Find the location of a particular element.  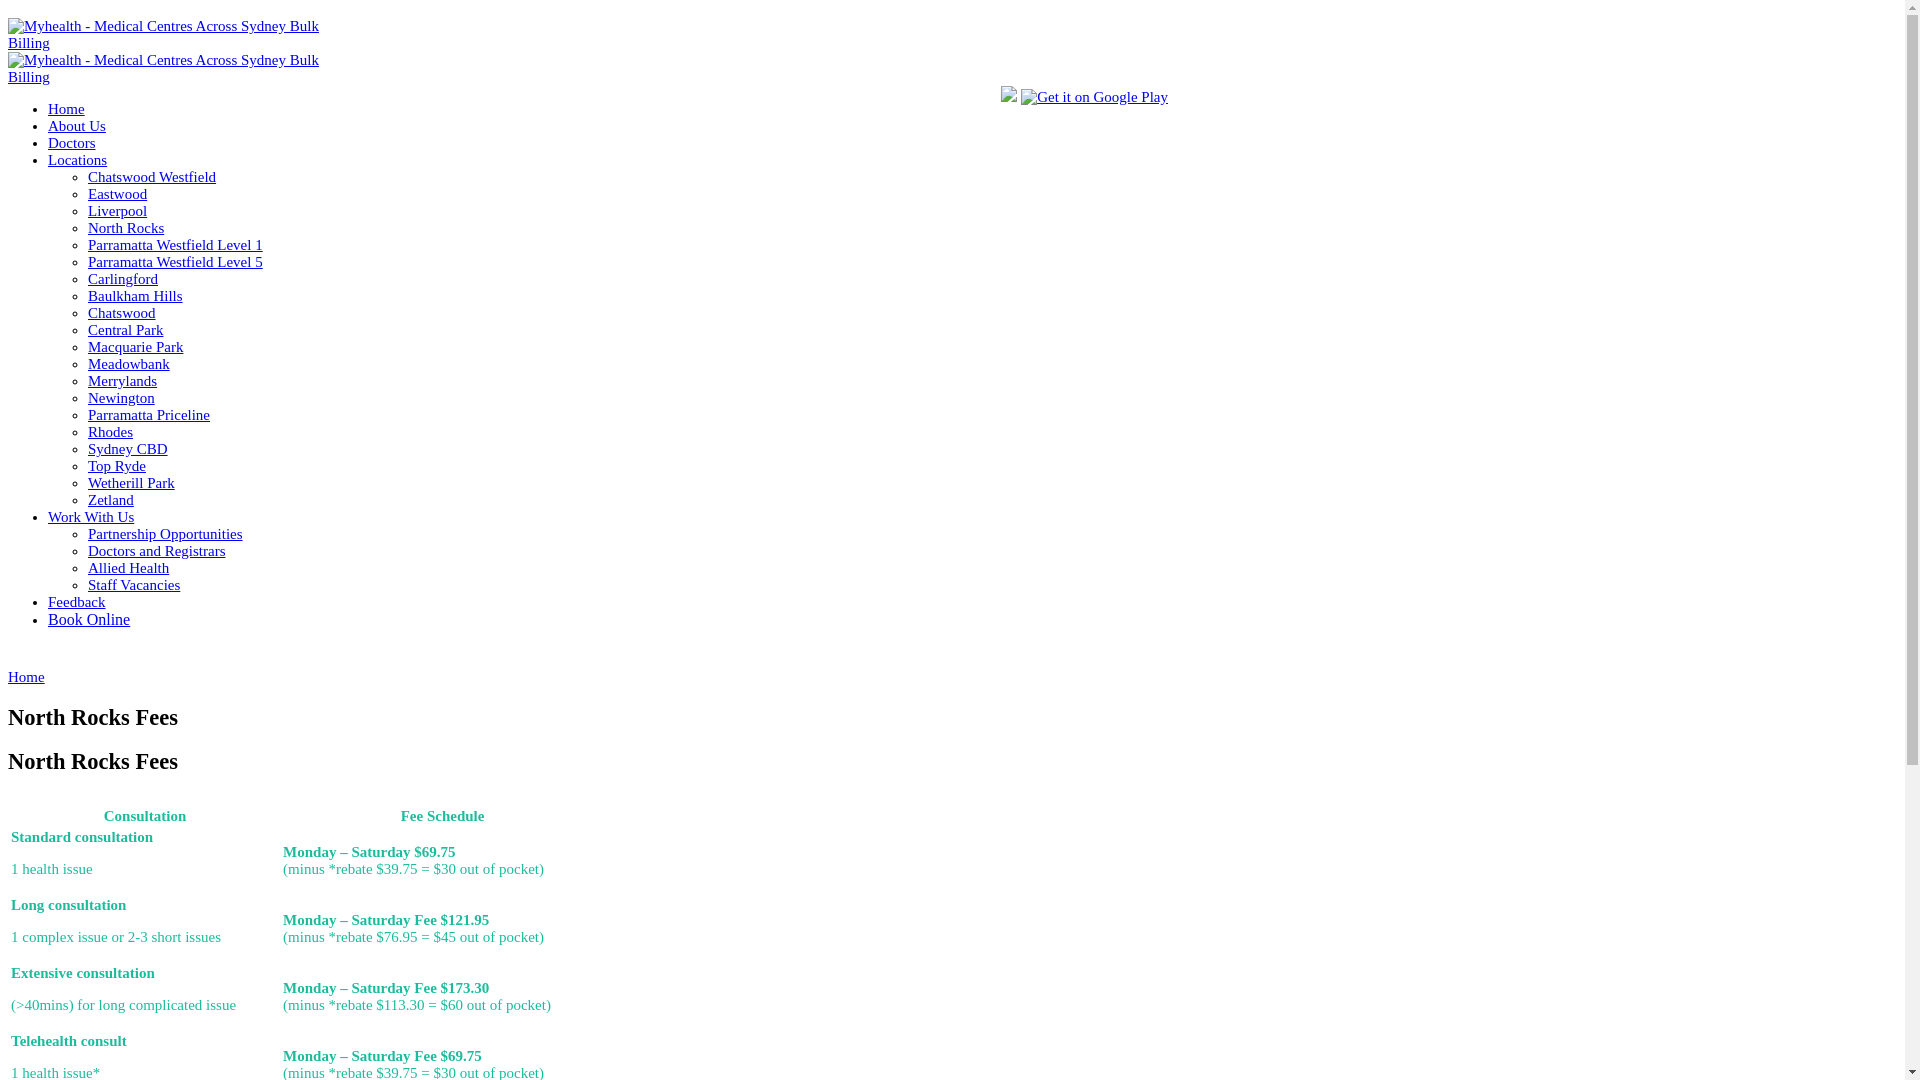

'Liverpool' is located at coordinates (116, 211).